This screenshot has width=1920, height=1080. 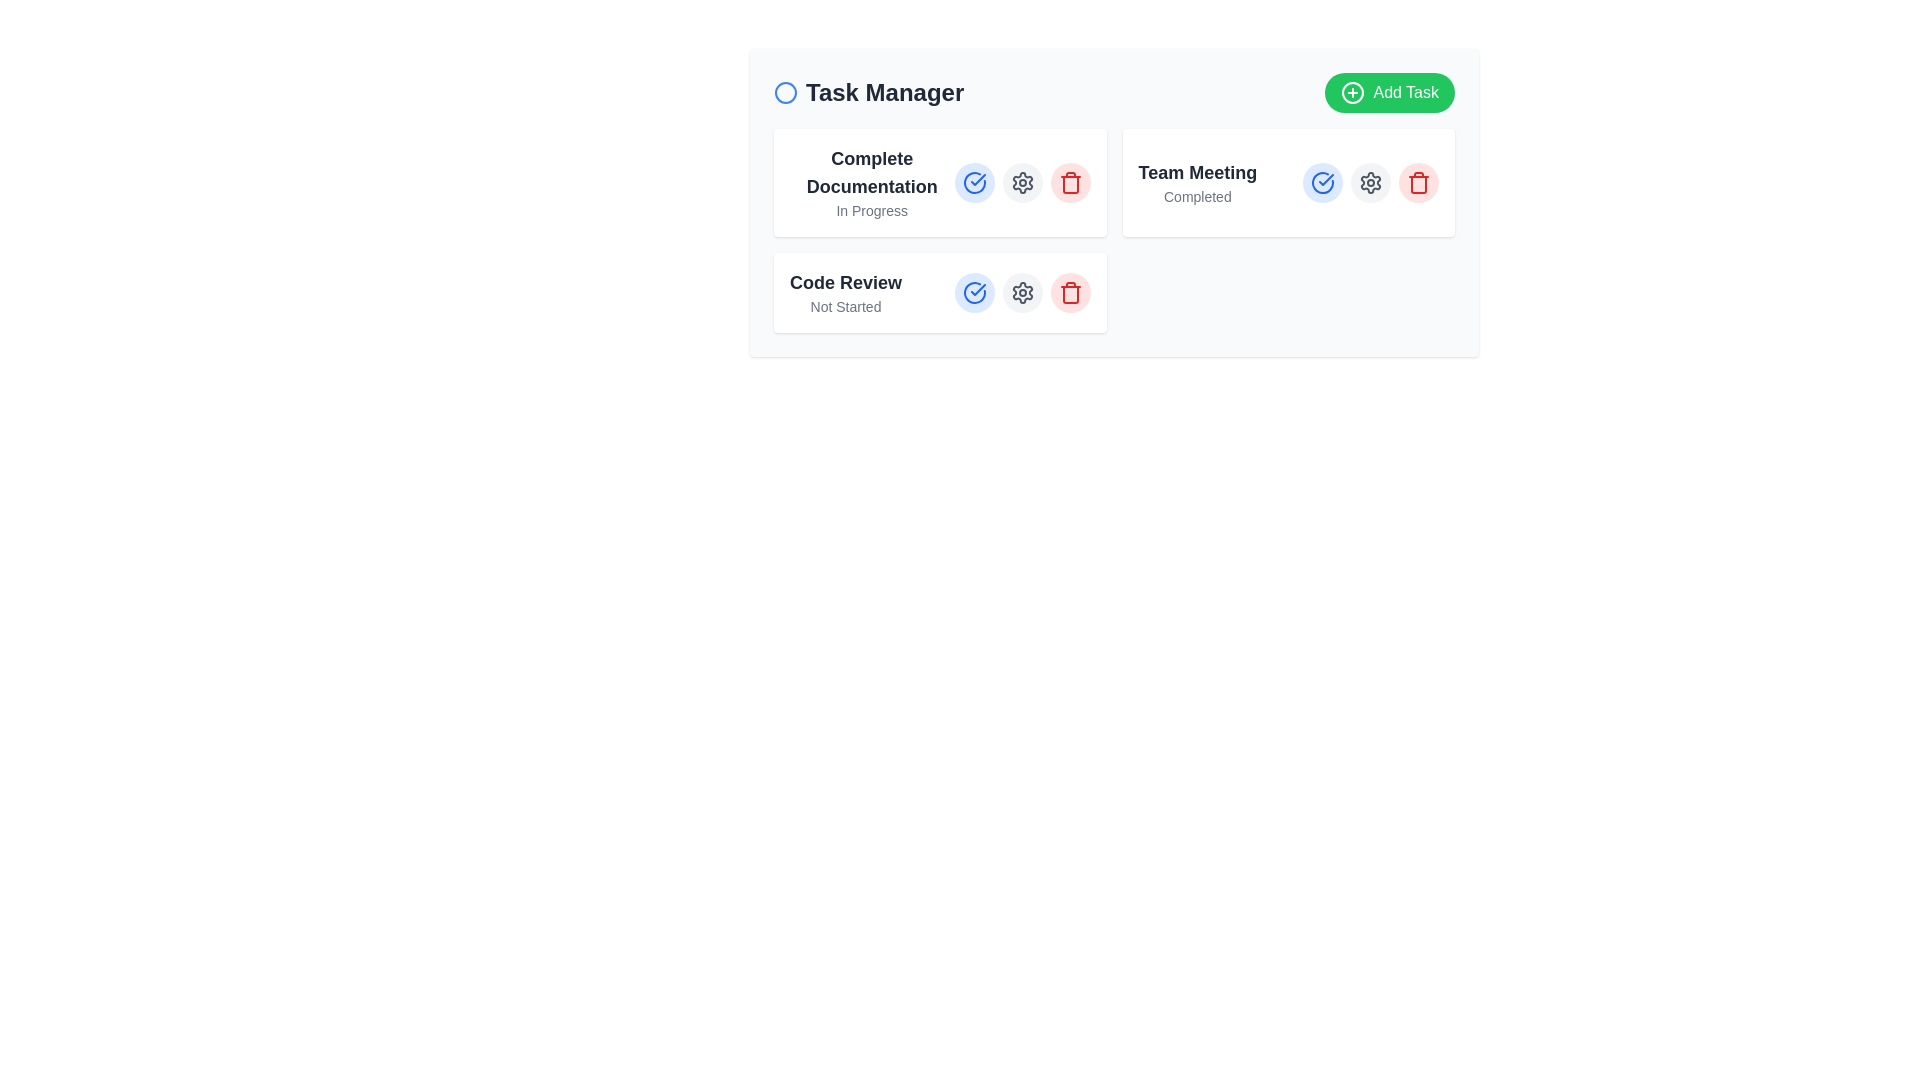 I want to click on the leftmost icon button indicating the completion status of the 'Code Review' task, so click(x=974, y=293).